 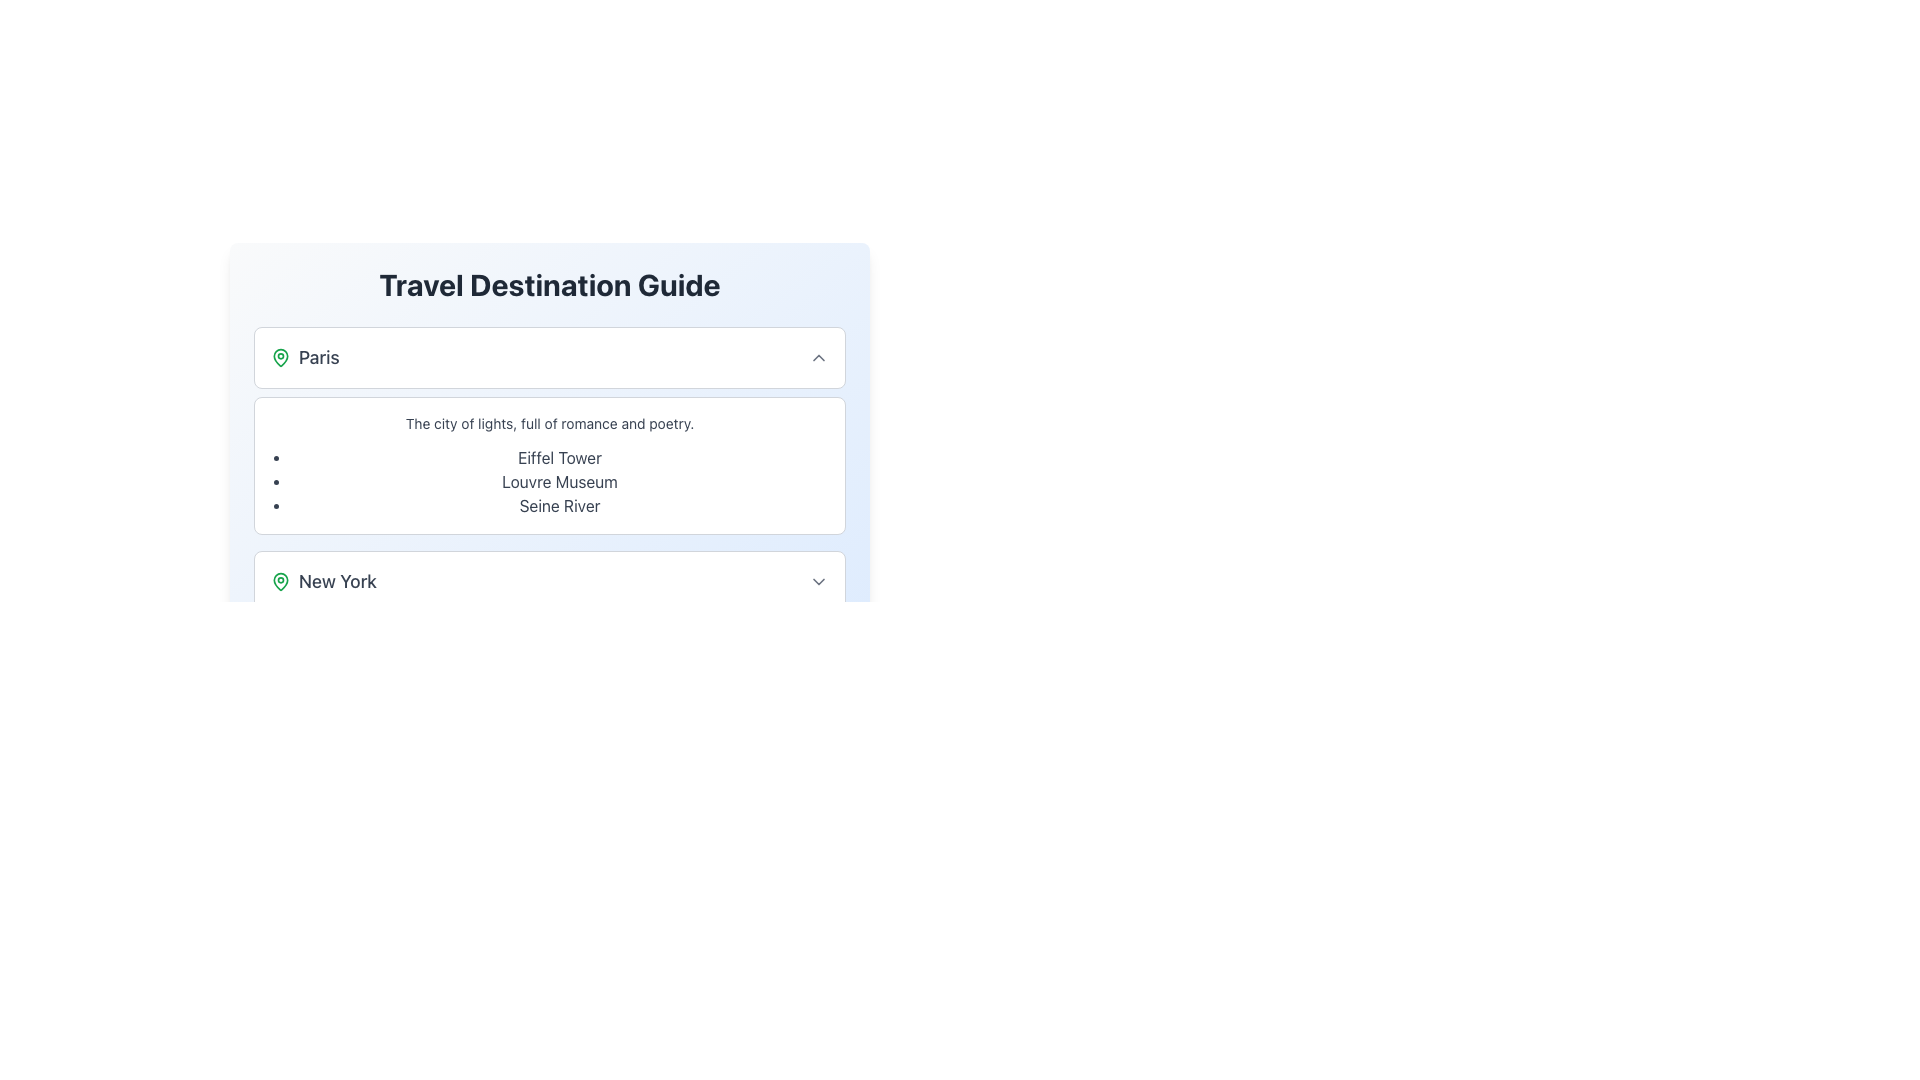 What do you see at coordinates (819, 357) in the screenshot?
I see `the collapse icon located at the top-right corner of the 'Paris' button` at bounding box center [819, 357].